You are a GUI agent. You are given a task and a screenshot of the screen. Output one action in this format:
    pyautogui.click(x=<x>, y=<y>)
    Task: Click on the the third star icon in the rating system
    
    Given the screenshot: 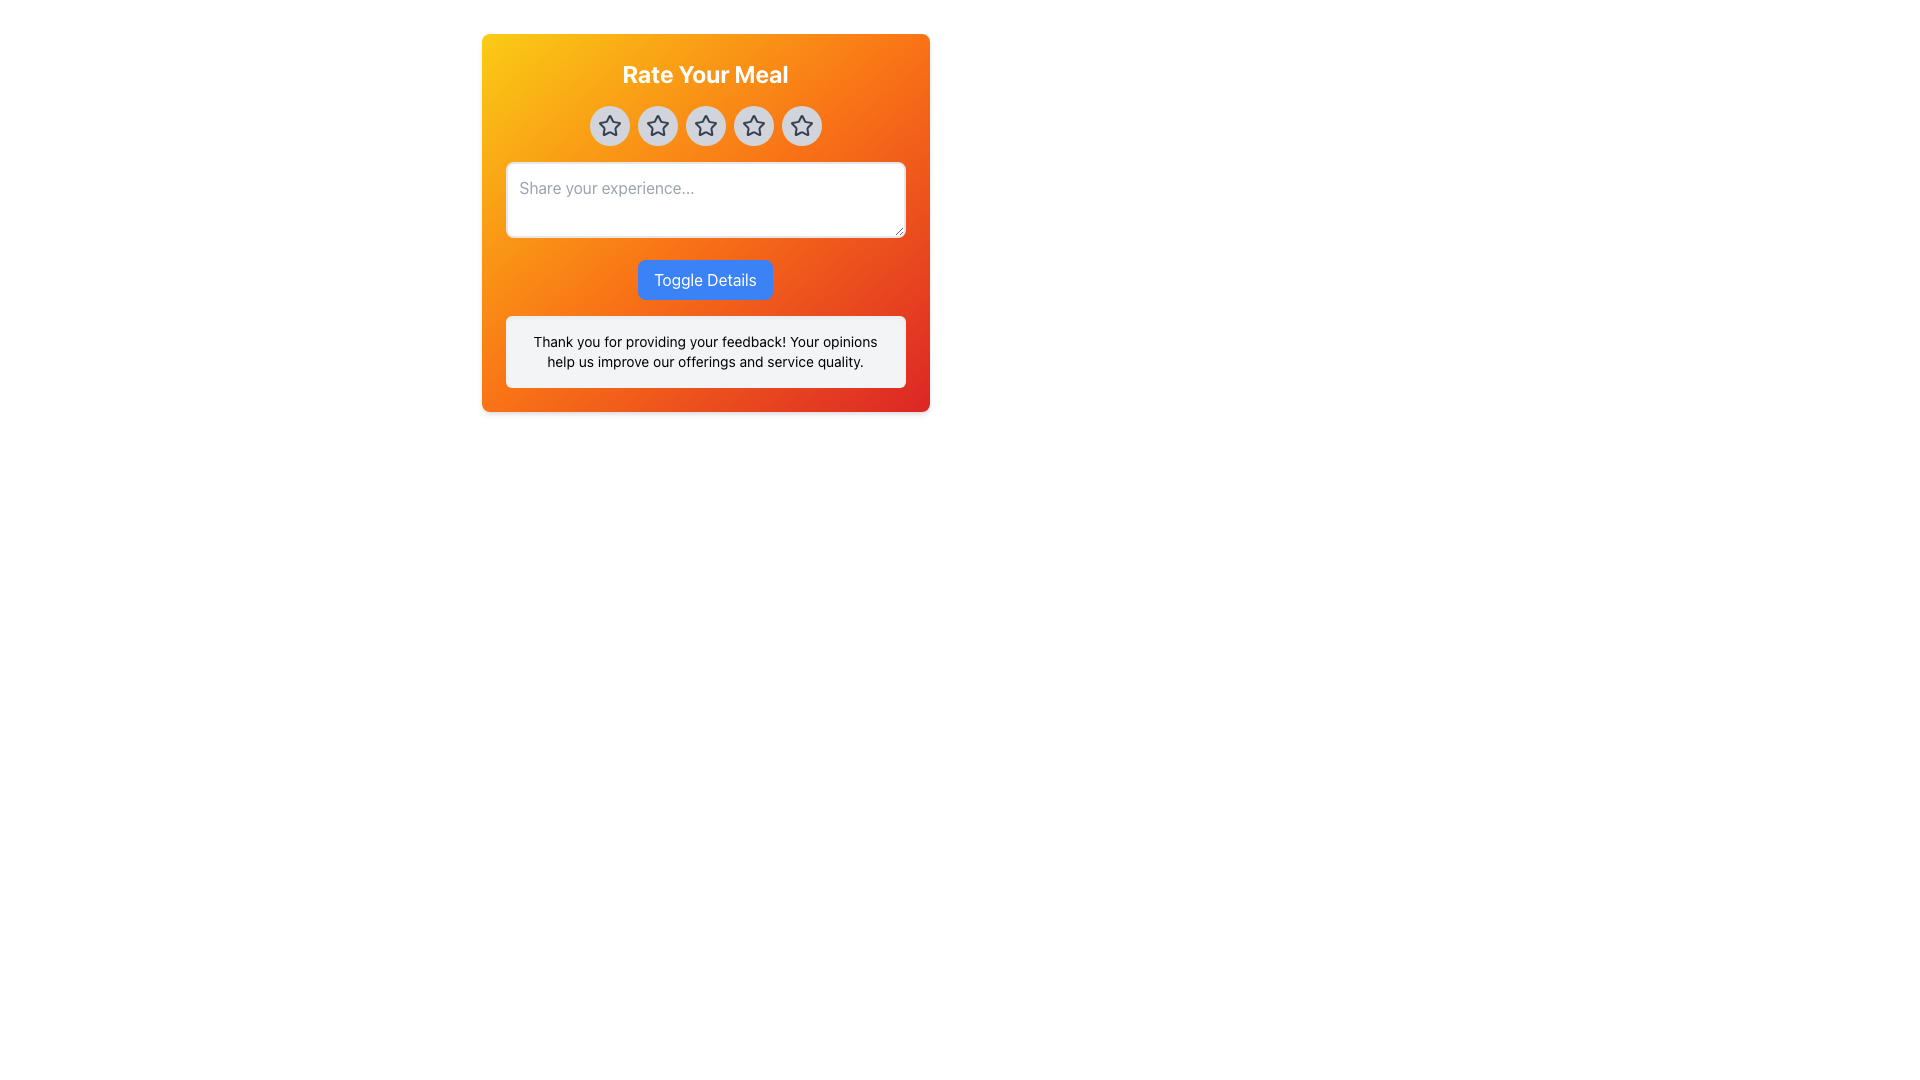 What is the action you would take?
    pyautogui.click(x=705, y=125)
    